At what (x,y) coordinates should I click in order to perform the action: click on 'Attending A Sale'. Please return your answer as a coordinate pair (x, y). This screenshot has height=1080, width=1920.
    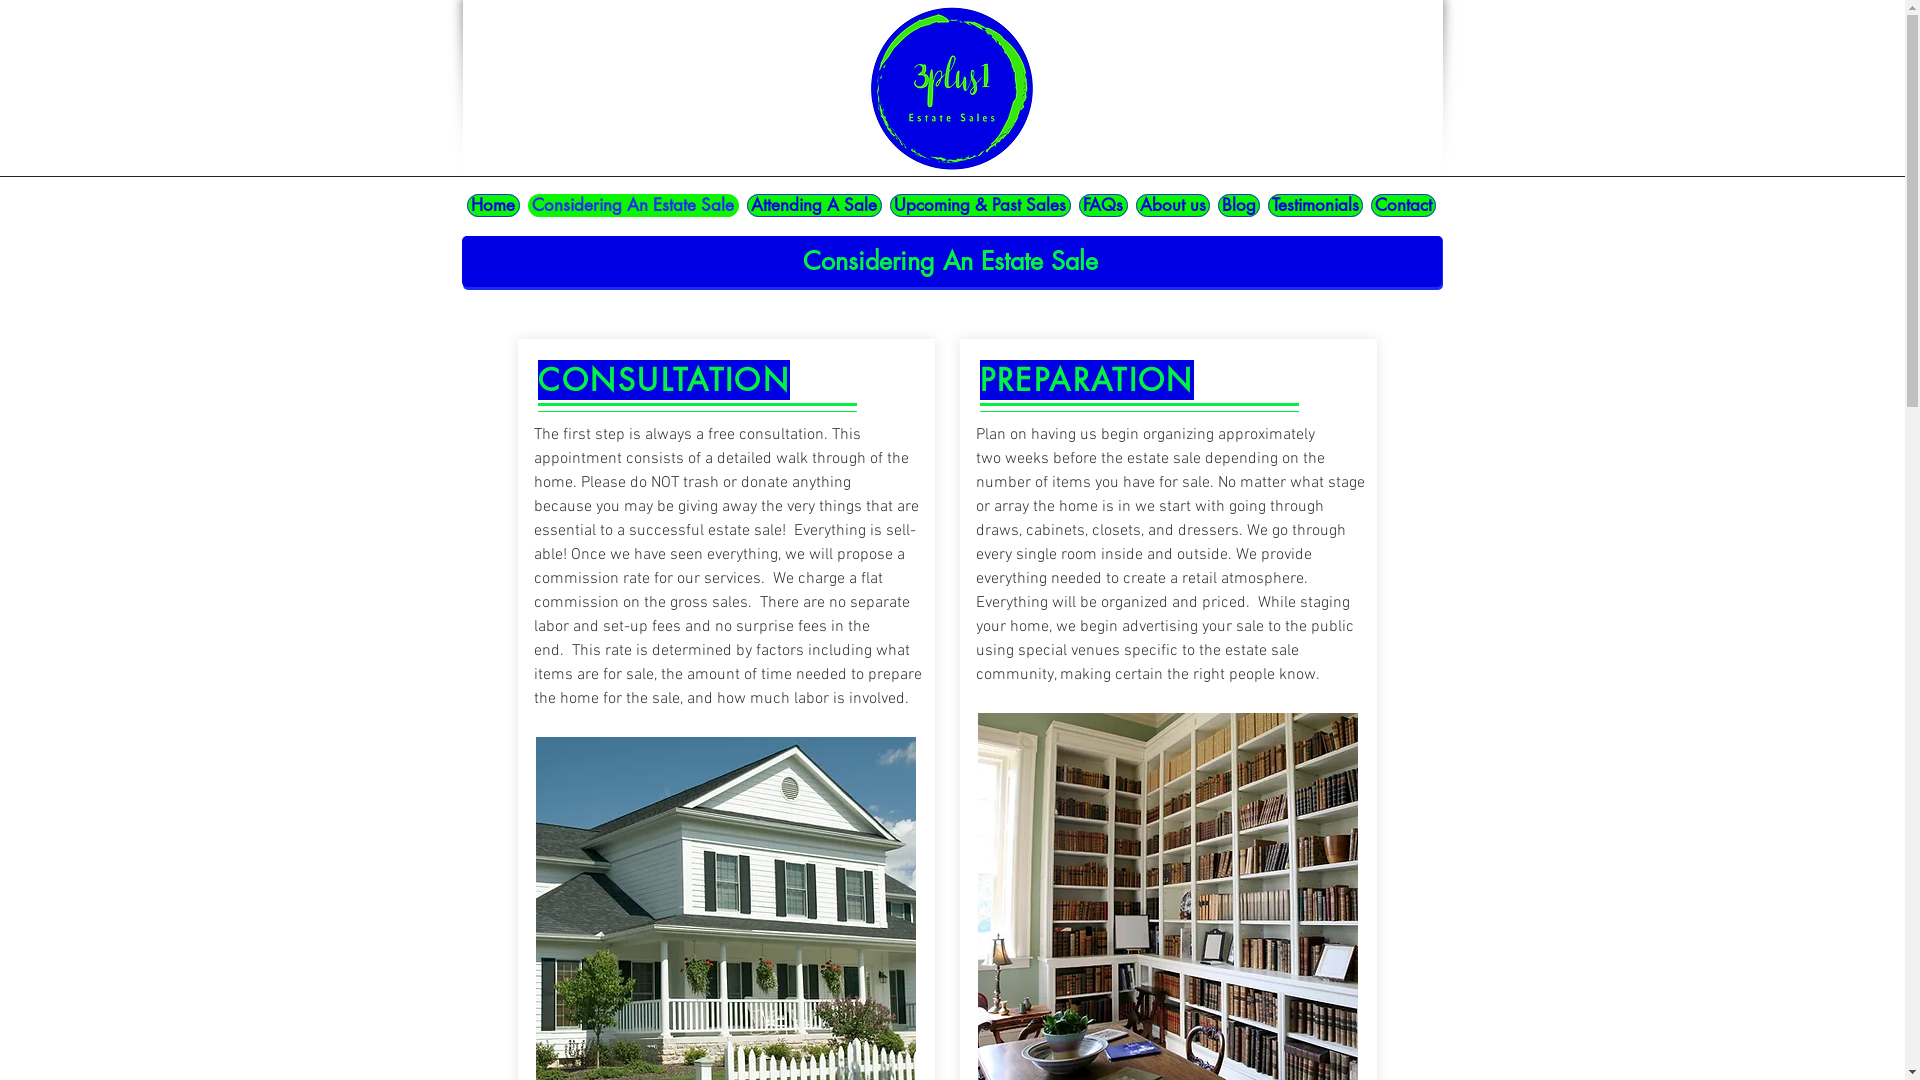
    Looking at the image, I should click on (744, 205).